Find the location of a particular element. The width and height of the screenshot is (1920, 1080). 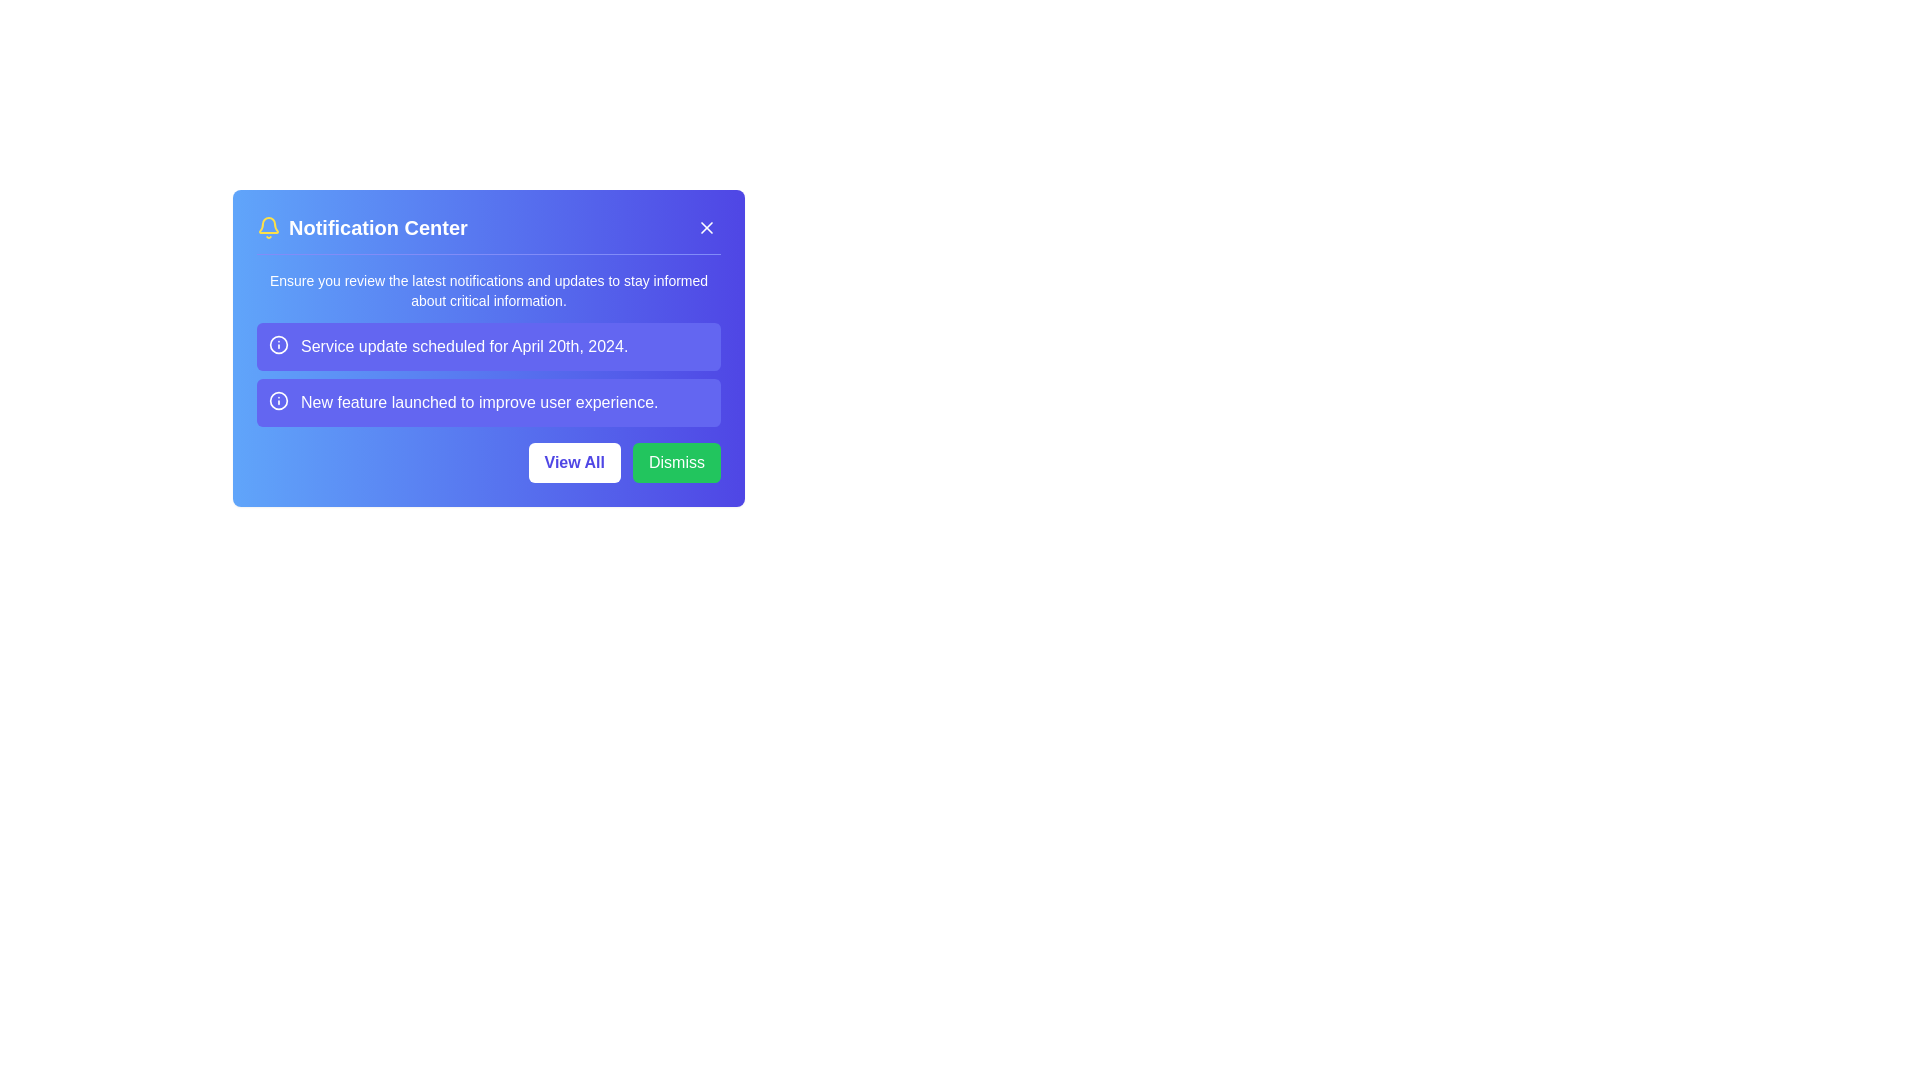

the green rectangular button labeled 'Dismiss' with rounded borders is located at coordinates (676, 462).